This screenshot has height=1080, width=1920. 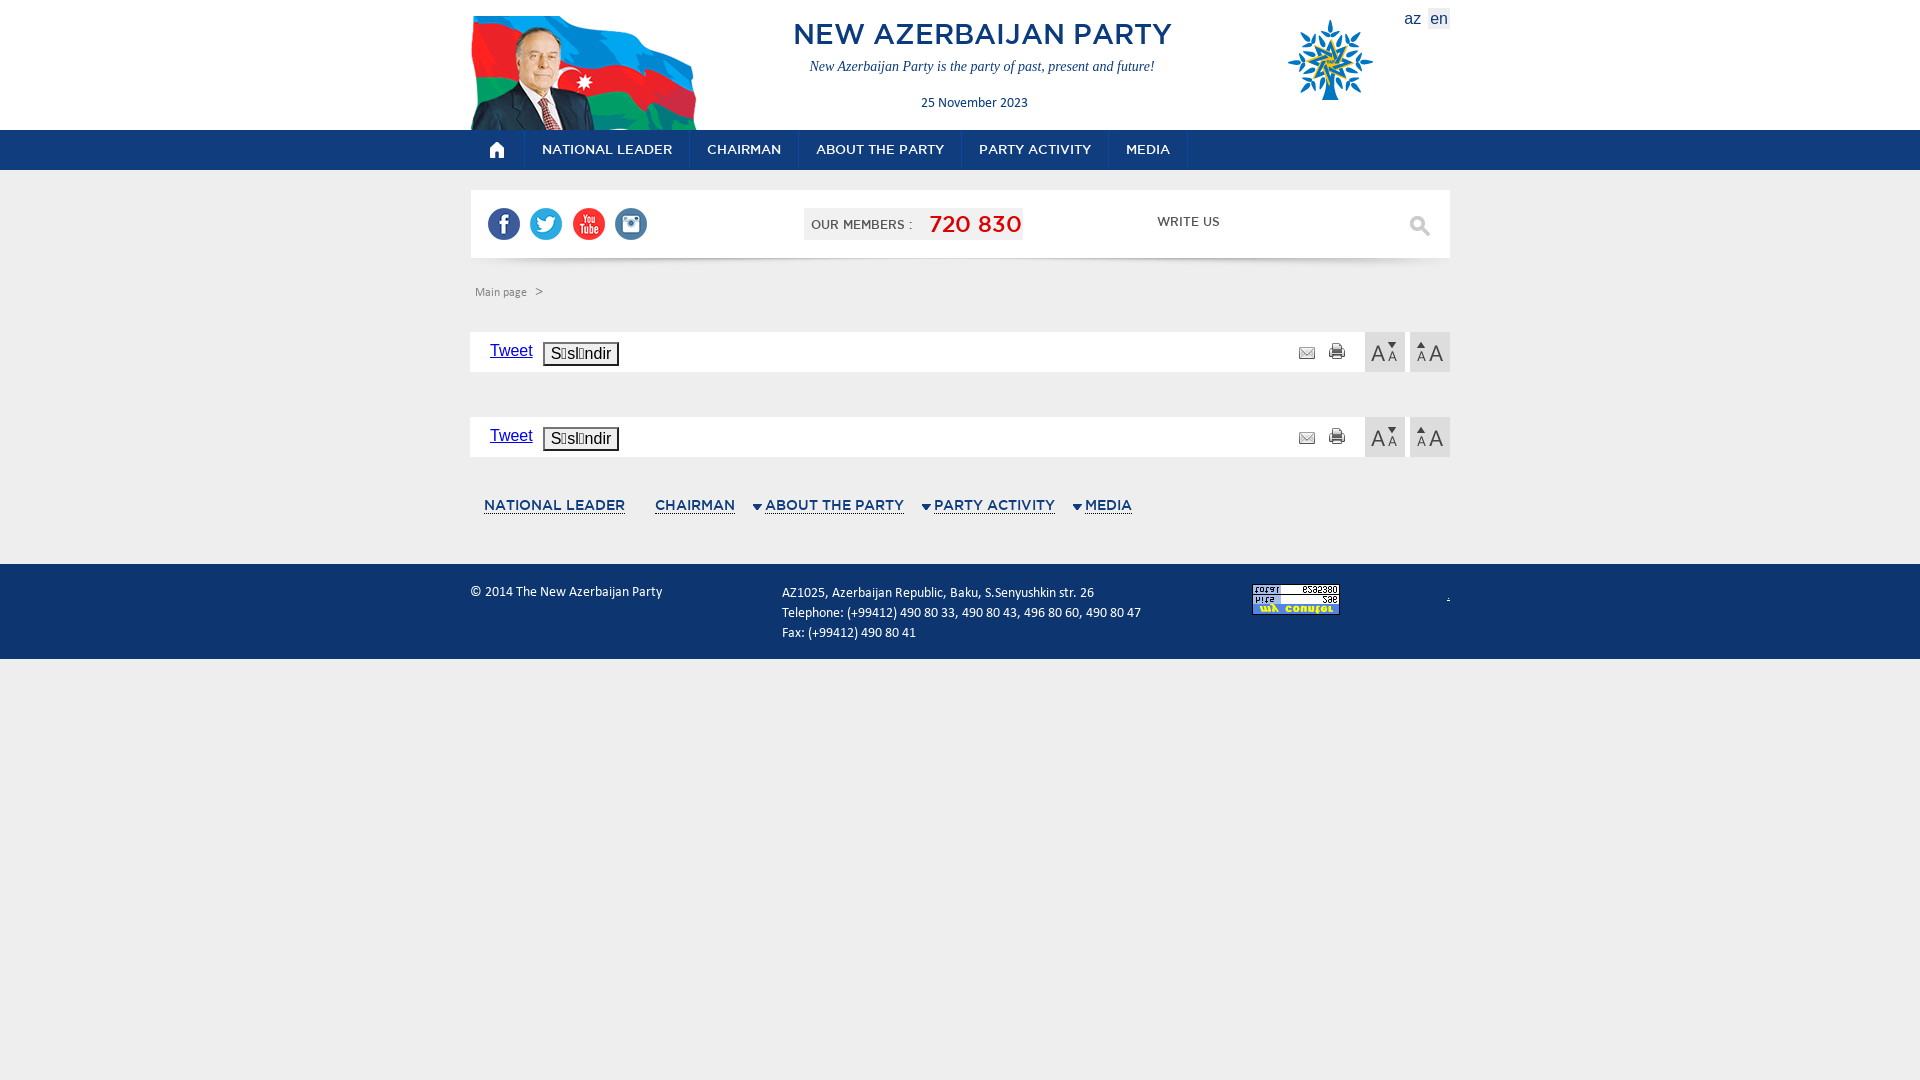 What do you see at coordinates (1400, 18) in the screenshot?
I see `'az'` at bounding box center [1400, 18].